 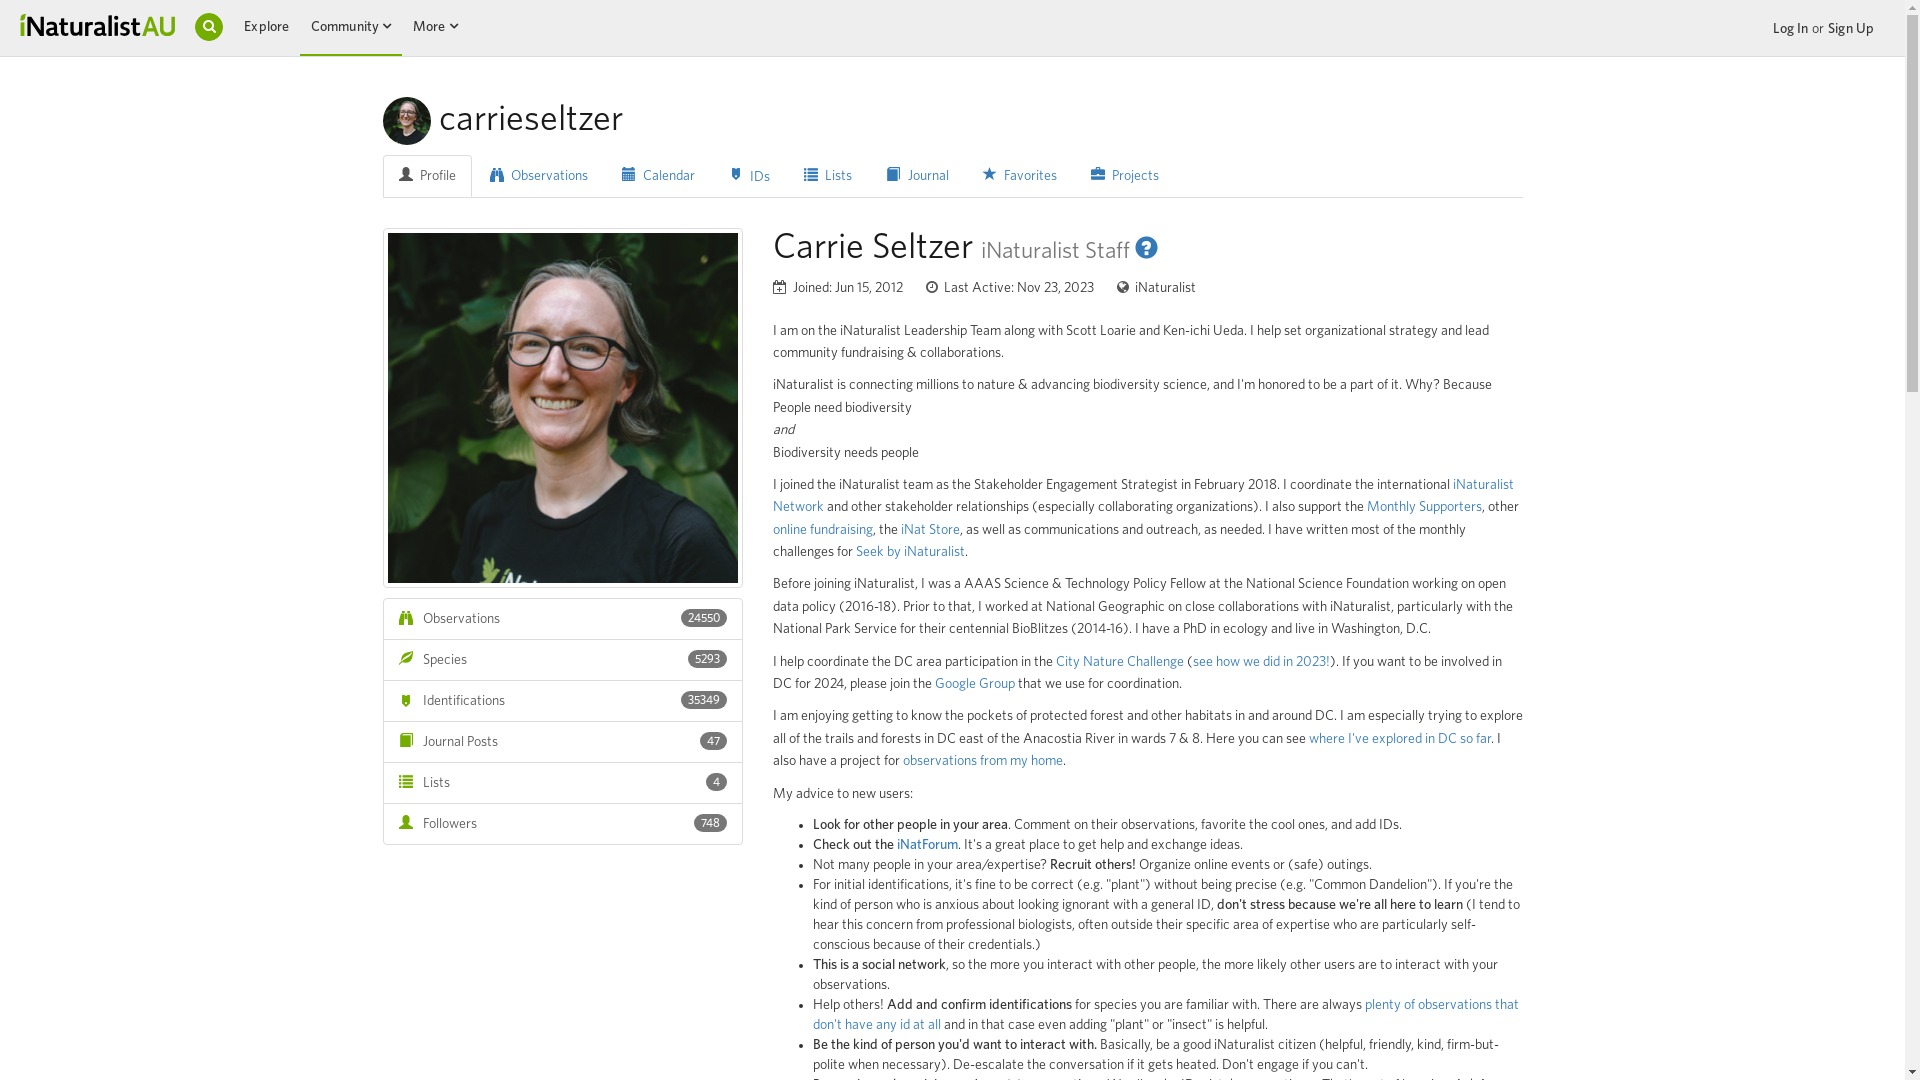 What do you see at coordinates (345, 27) in the screenshot?
I see `'Community'` at bounding box center [345, 27].